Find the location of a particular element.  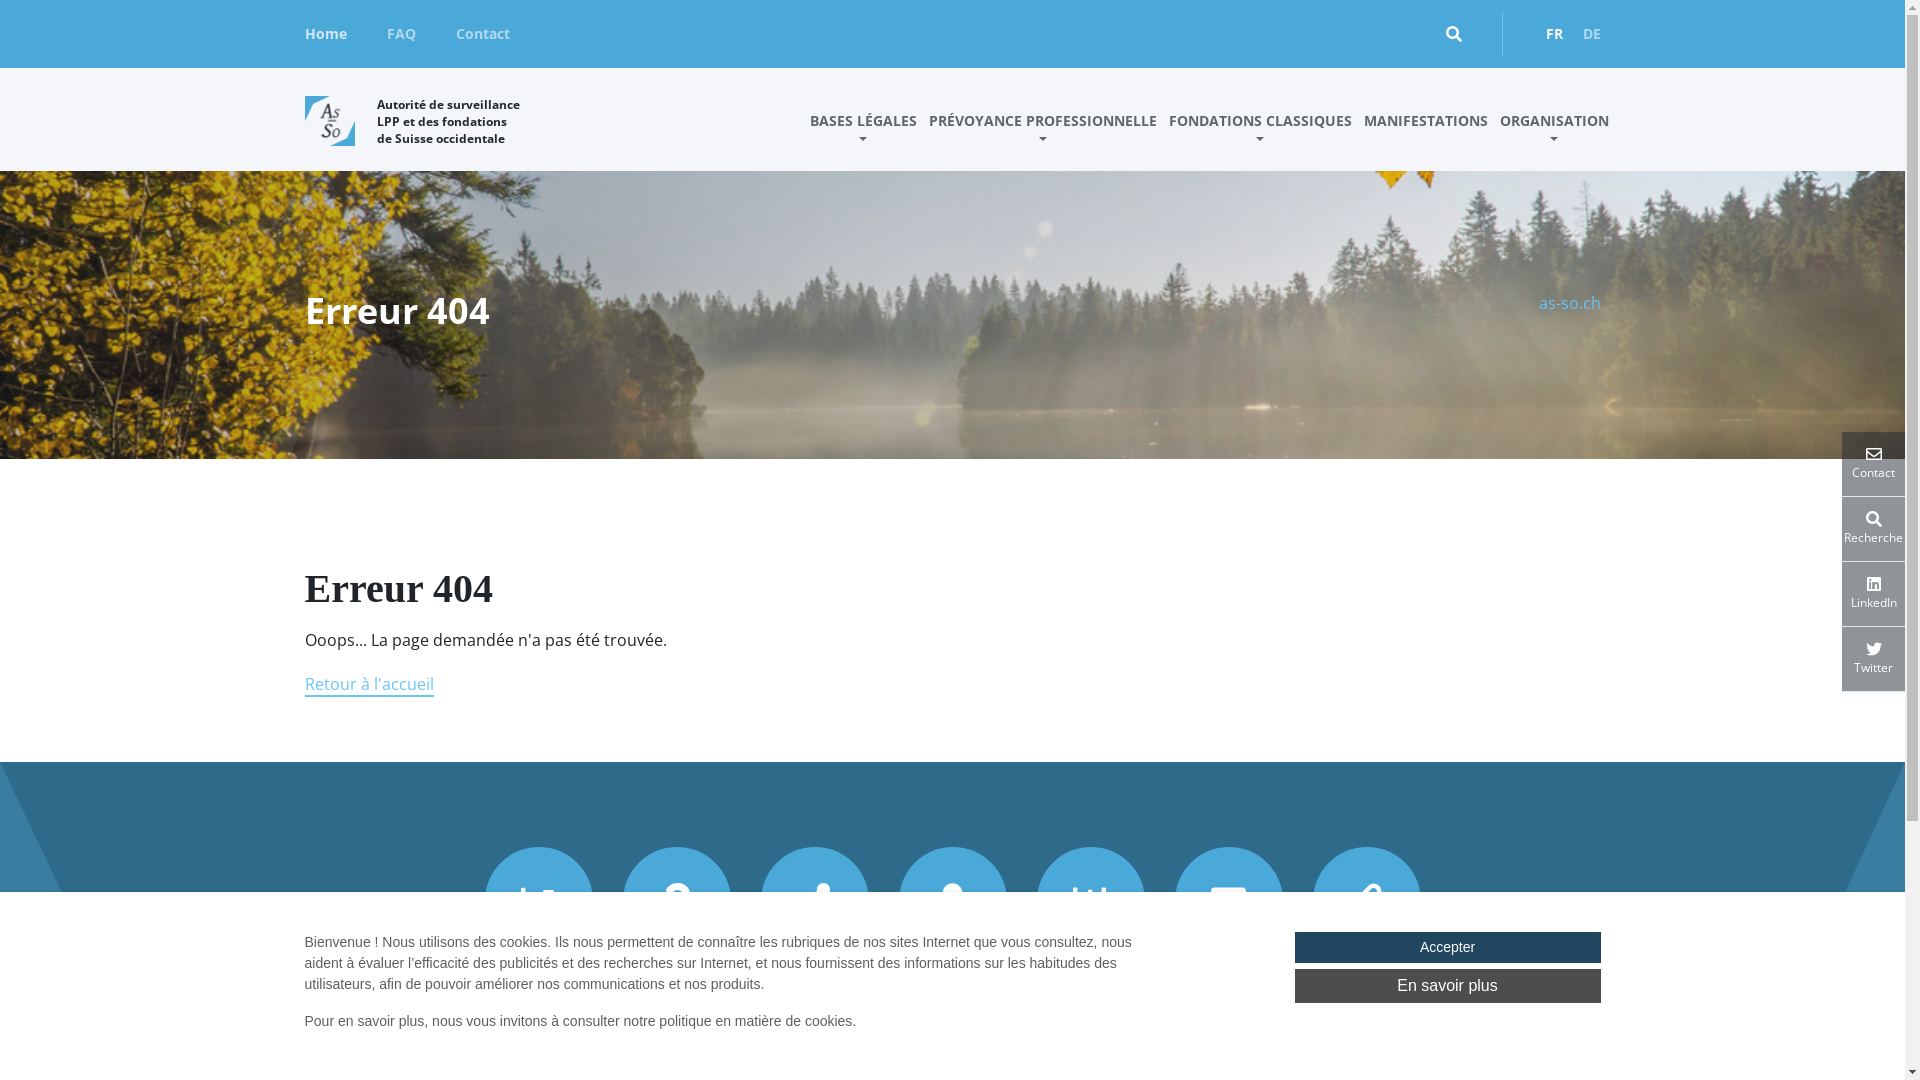

'FONDATIONS CLASSIQUES' is located at coordinates (1258, 137).